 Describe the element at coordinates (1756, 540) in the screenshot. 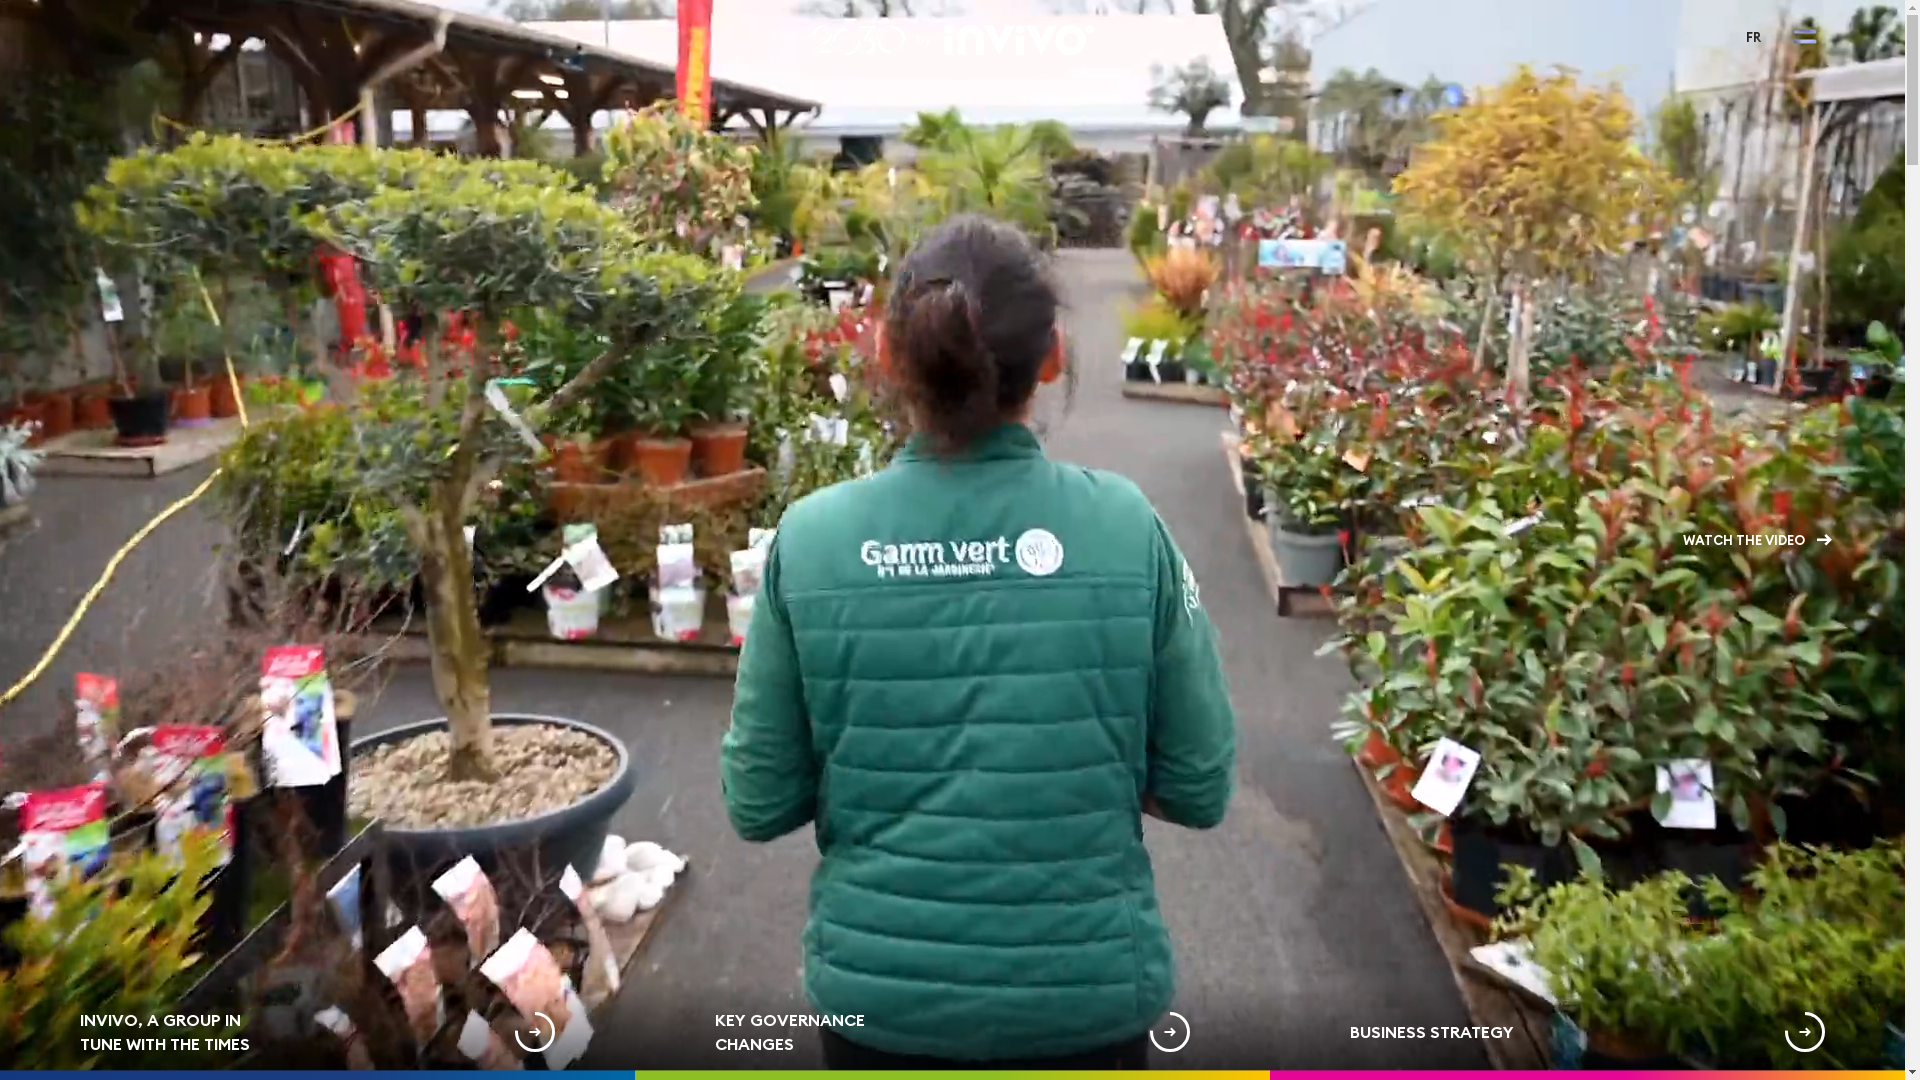

I see `'WATCH THE VIDEO'` at that location.